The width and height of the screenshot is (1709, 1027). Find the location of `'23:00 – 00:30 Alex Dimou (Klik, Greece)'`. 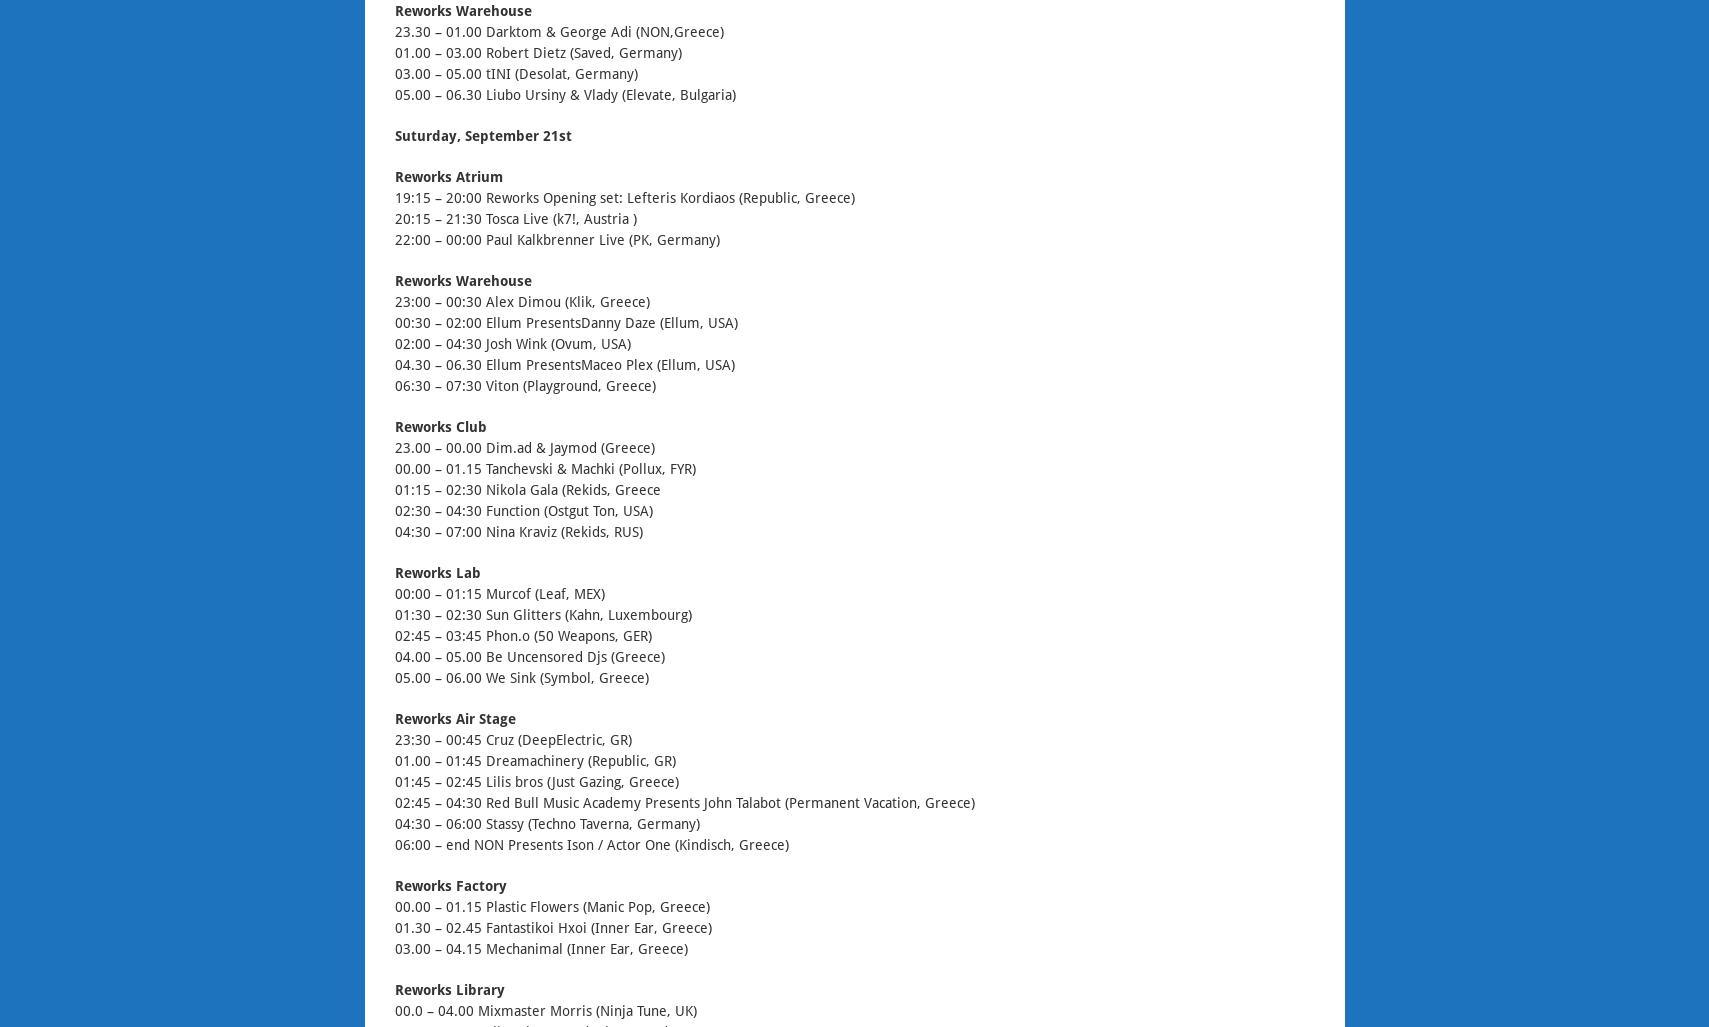

'23:00 – 00:30 Alex Dimou (Klik, Greece)' is located at coordinates (392, 300).